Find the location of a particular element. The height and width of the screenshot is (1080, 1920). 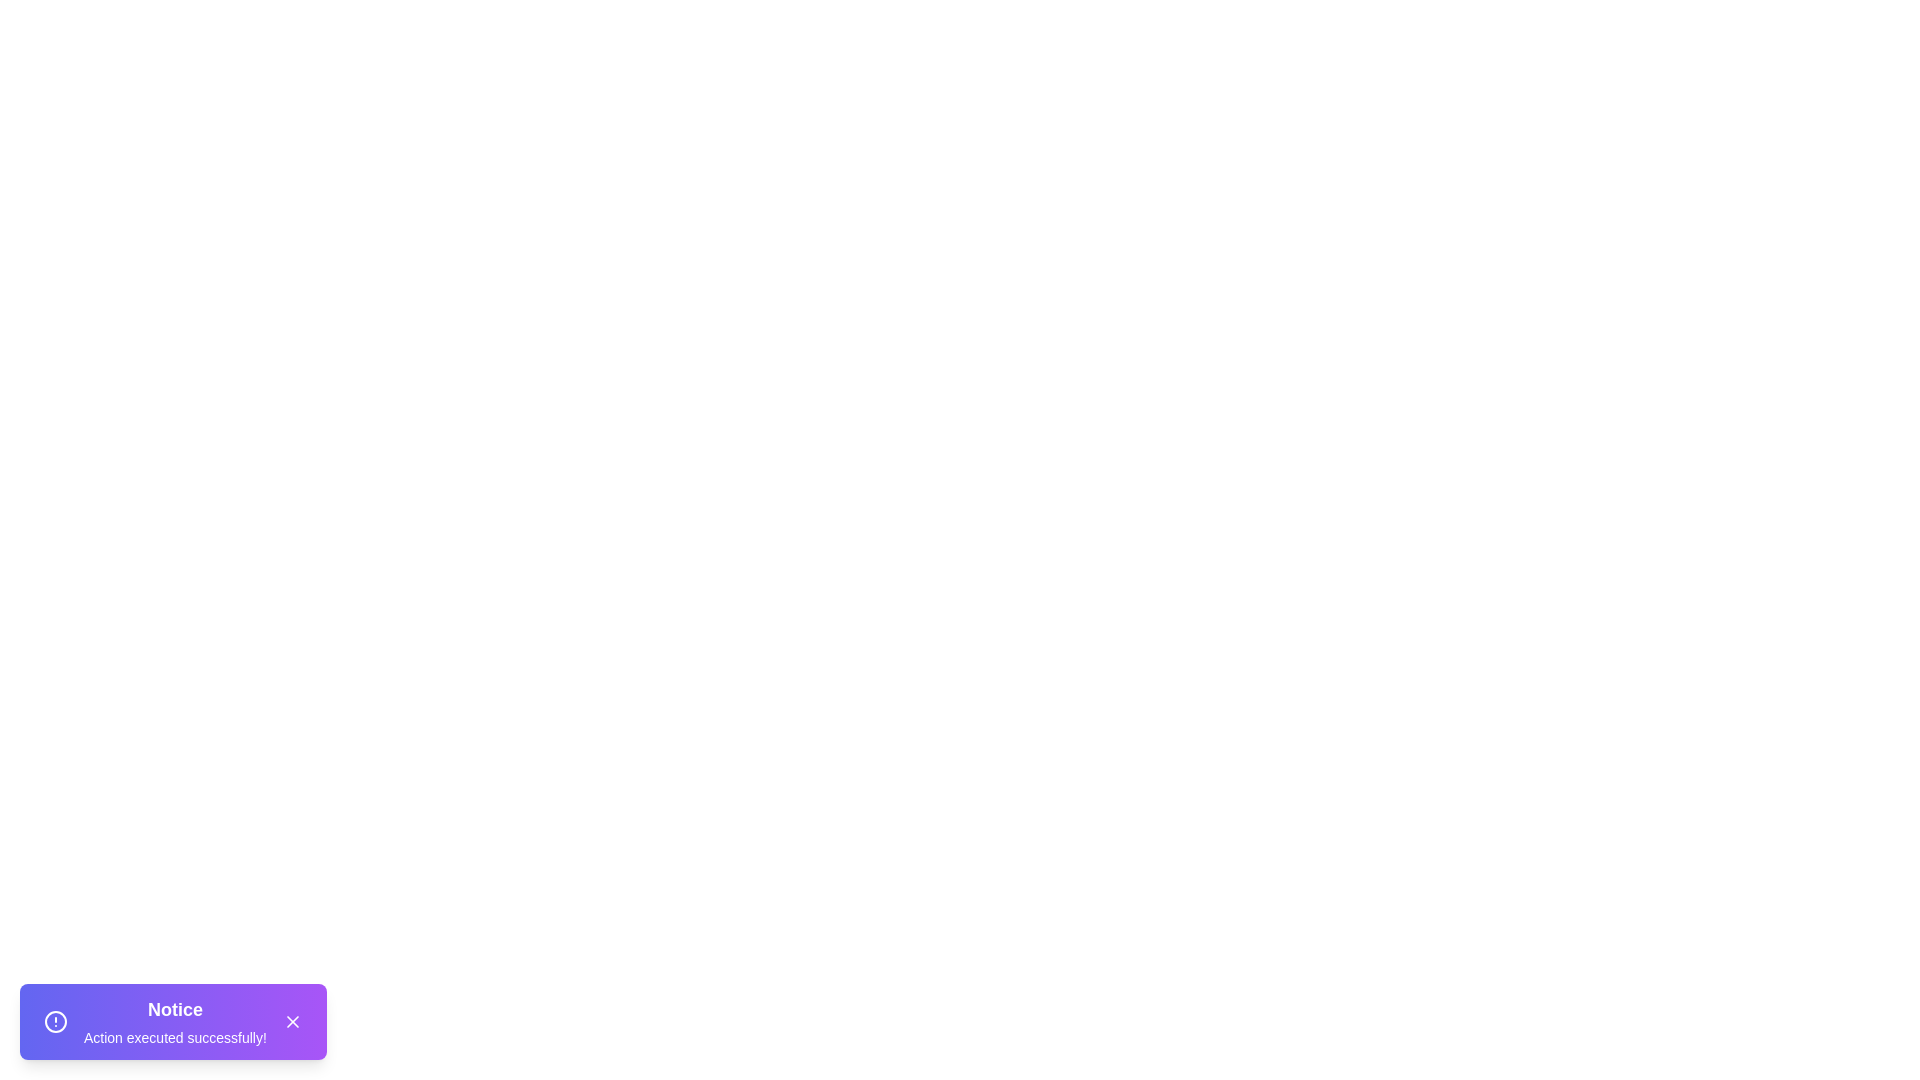

the Snackbar to observe hover effects is located at coordinates (172, 1022).